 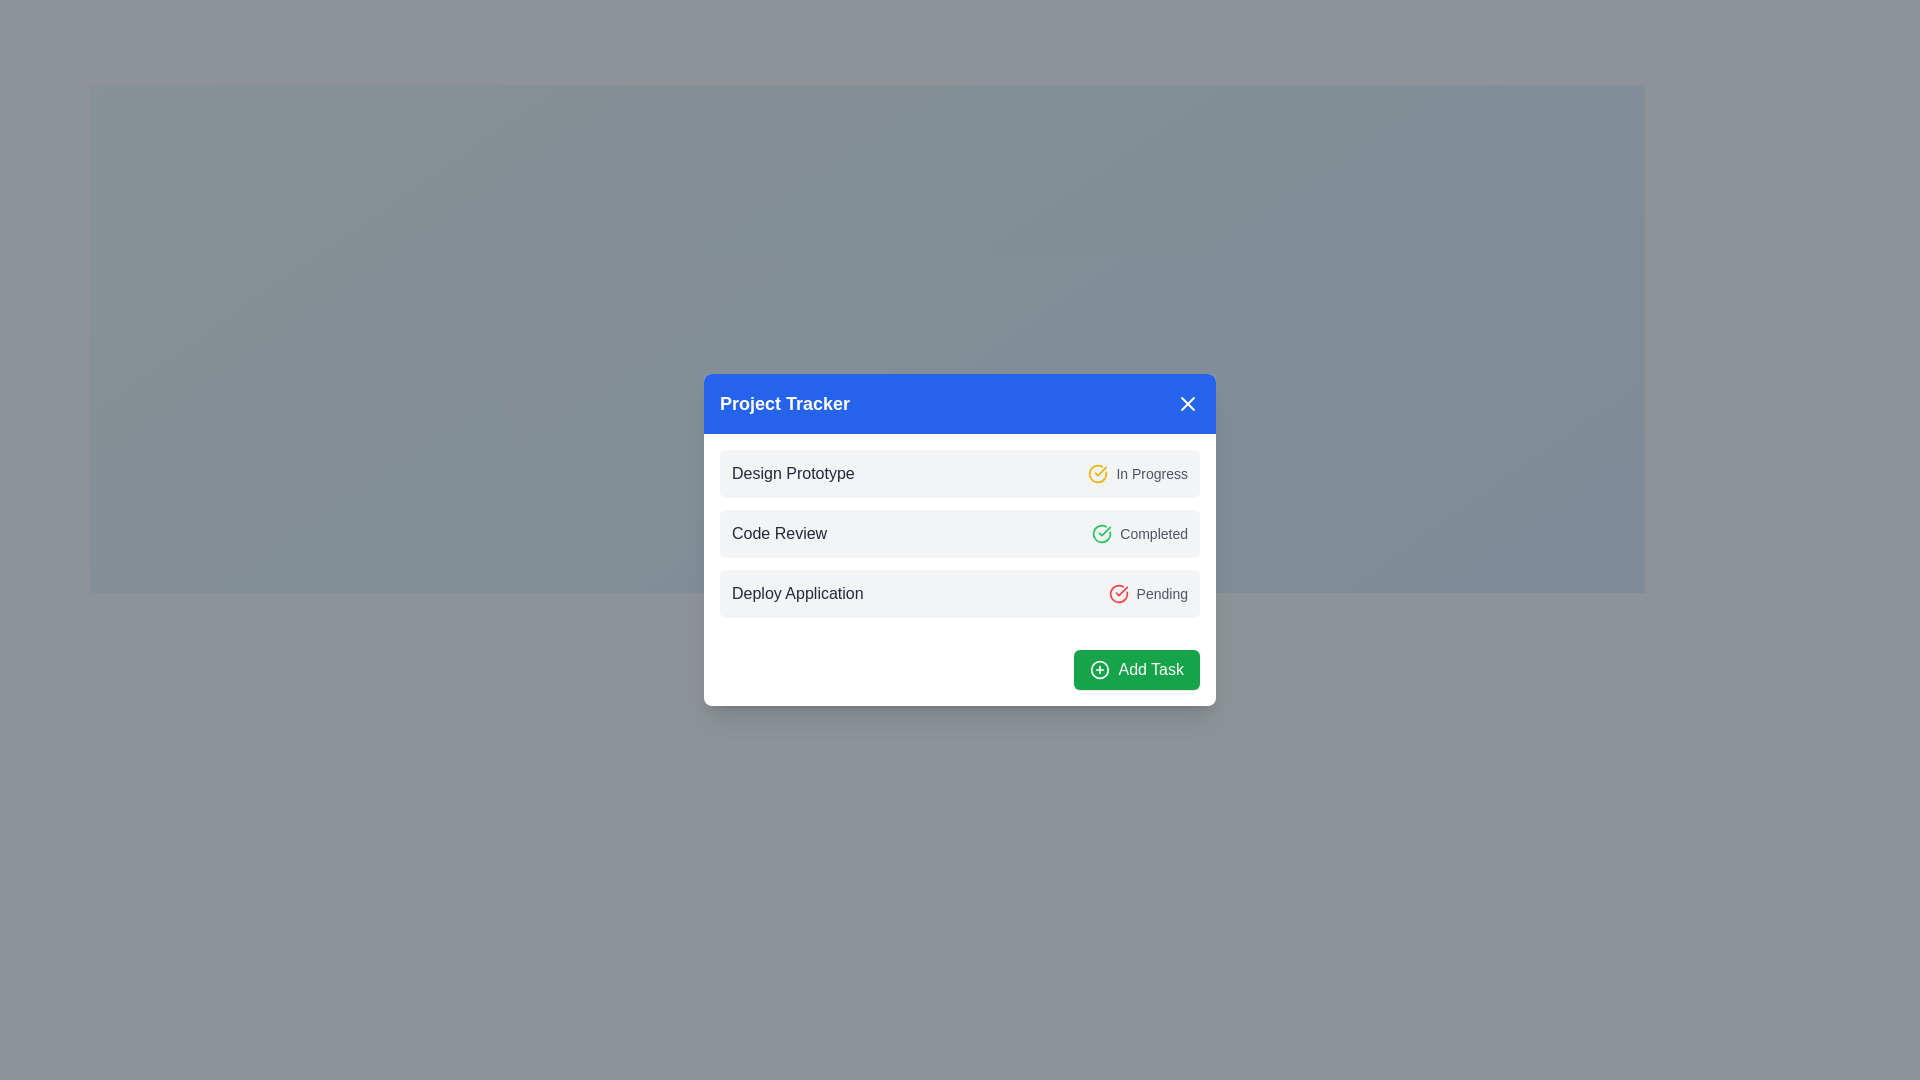 I want to click on status text from the Status indicator indicating the 'Deploy Application' task as 'Pending', located on the far right of the 'Deploy Application' row in the 'Project Tracker' interface, so click(x=1148, y=593).